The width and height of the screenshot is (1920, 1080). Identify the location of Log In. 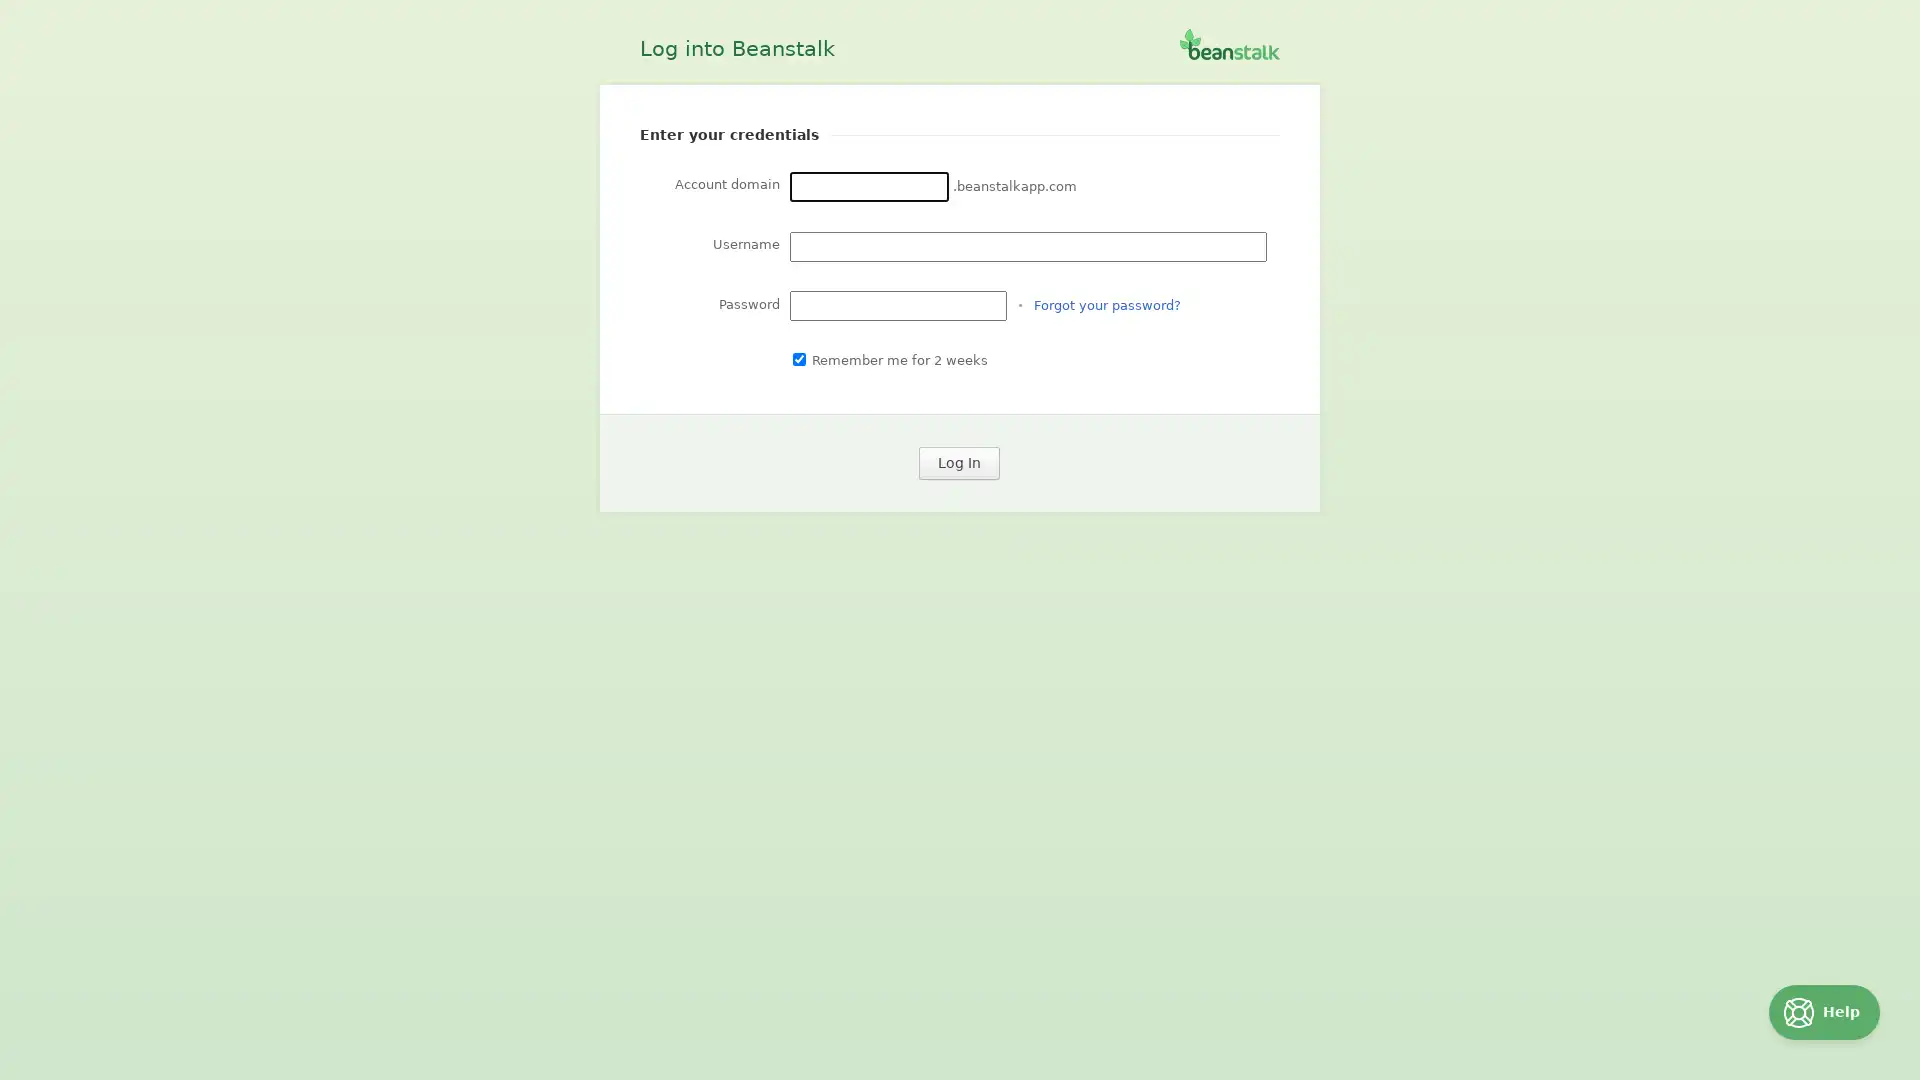
(957, 463).